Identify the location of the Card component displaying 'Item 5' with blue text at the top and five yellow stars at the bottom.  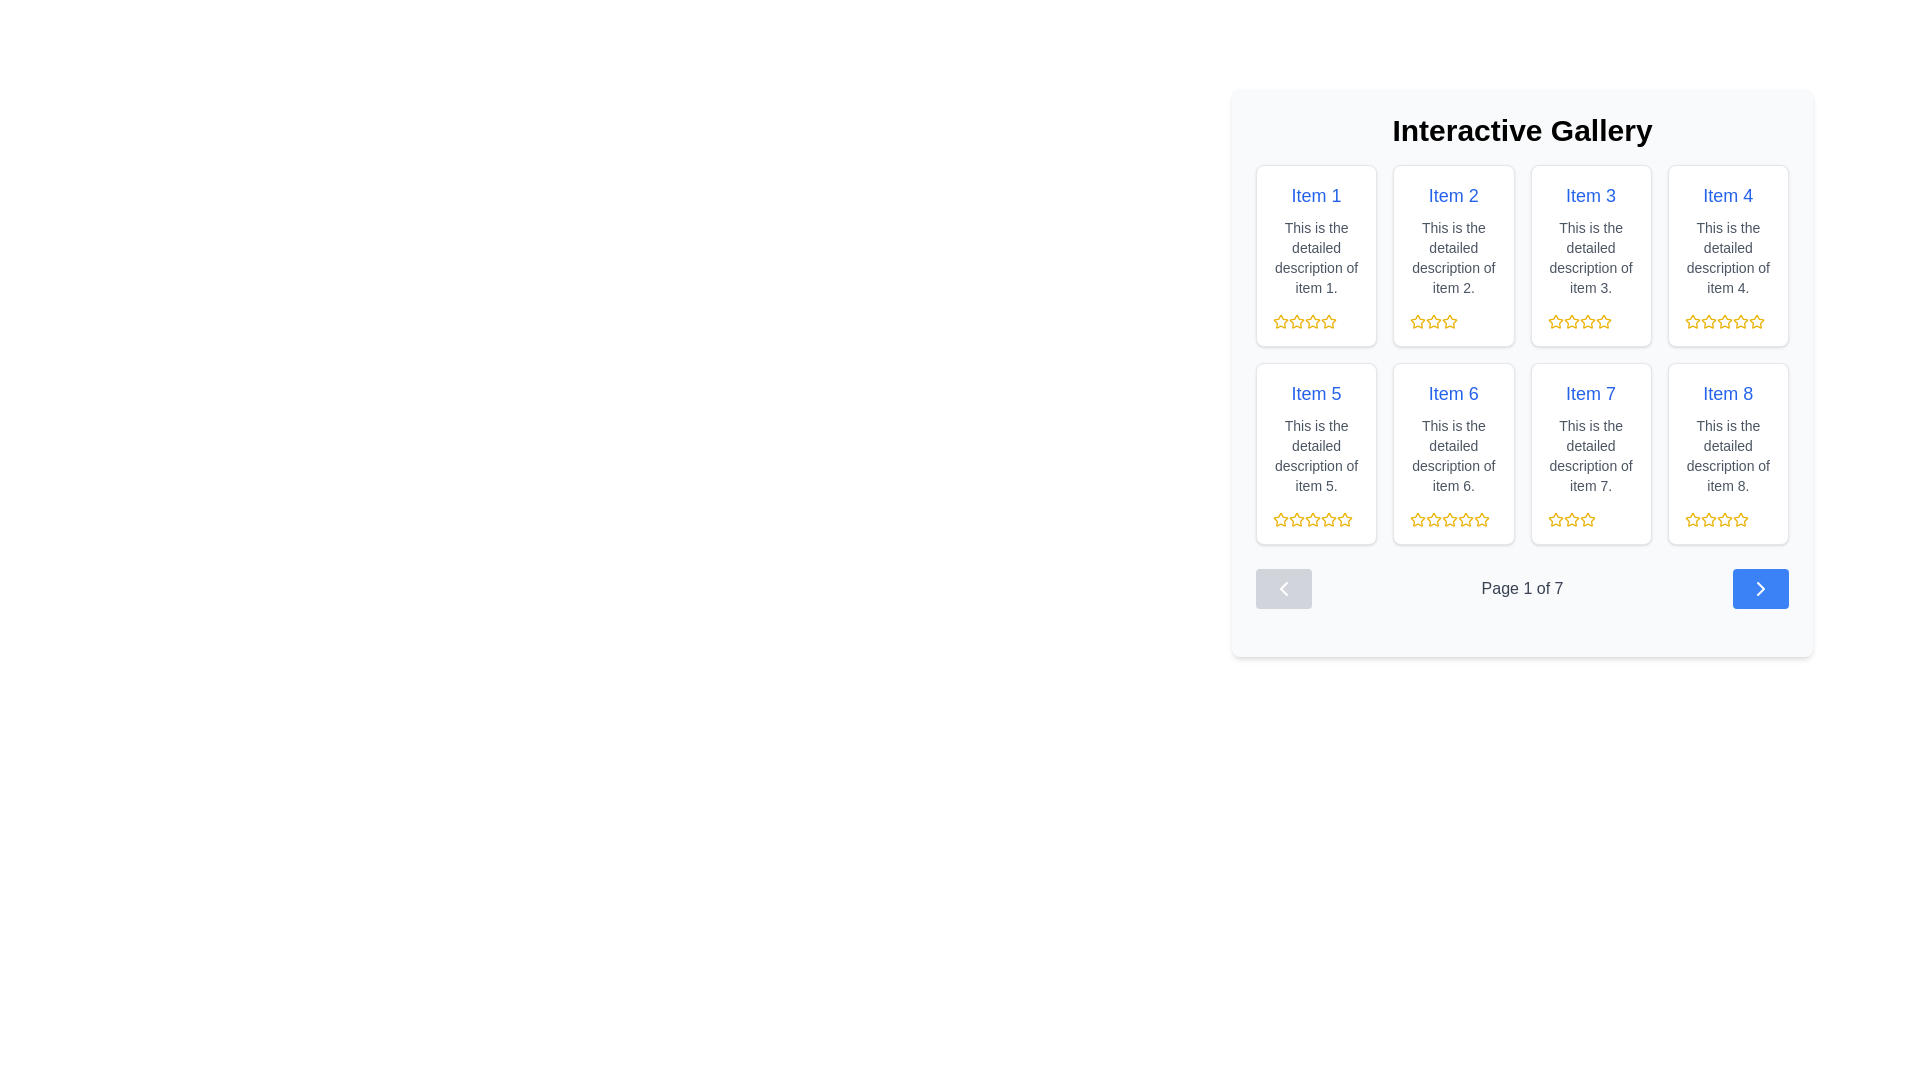
(1316, 454).